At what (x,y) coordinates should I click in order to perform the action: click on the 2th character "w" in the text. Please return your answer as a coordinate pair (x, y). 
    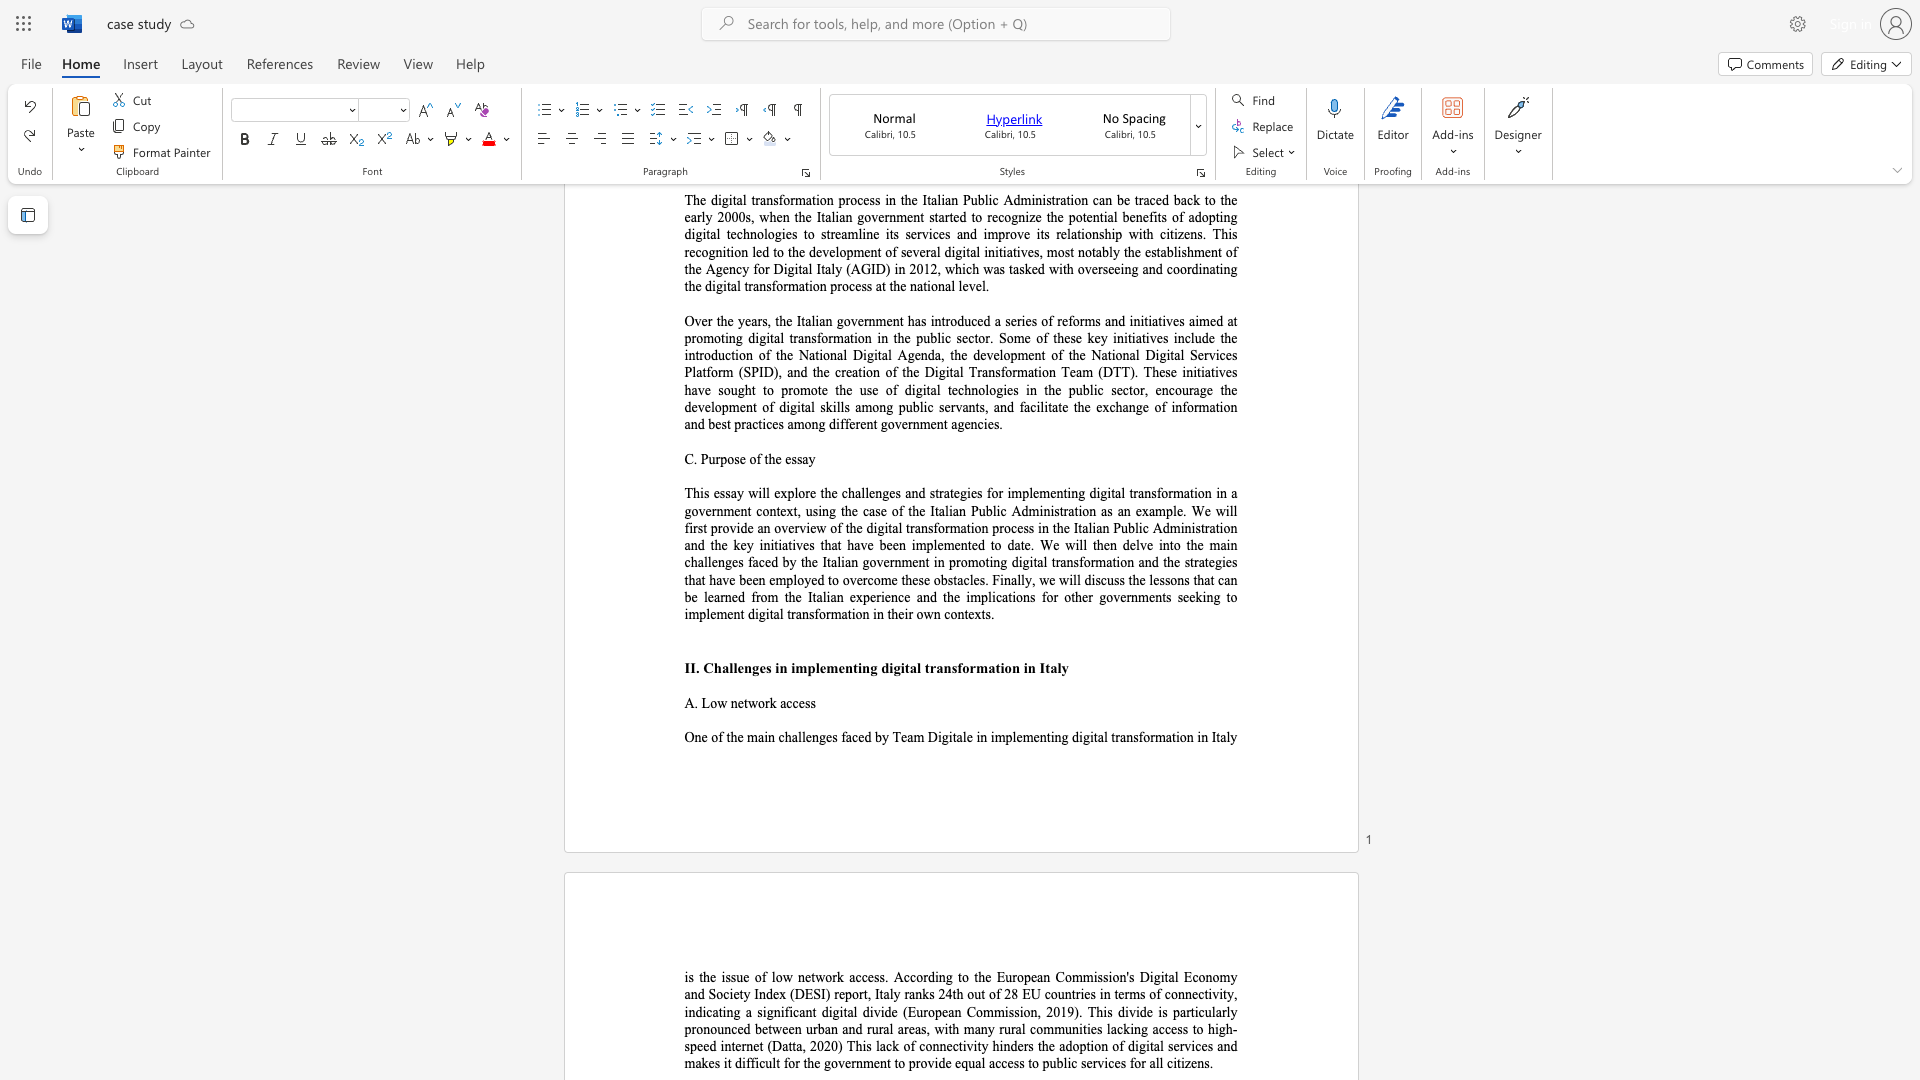
    Looking at the image, I should click on (752, 702).